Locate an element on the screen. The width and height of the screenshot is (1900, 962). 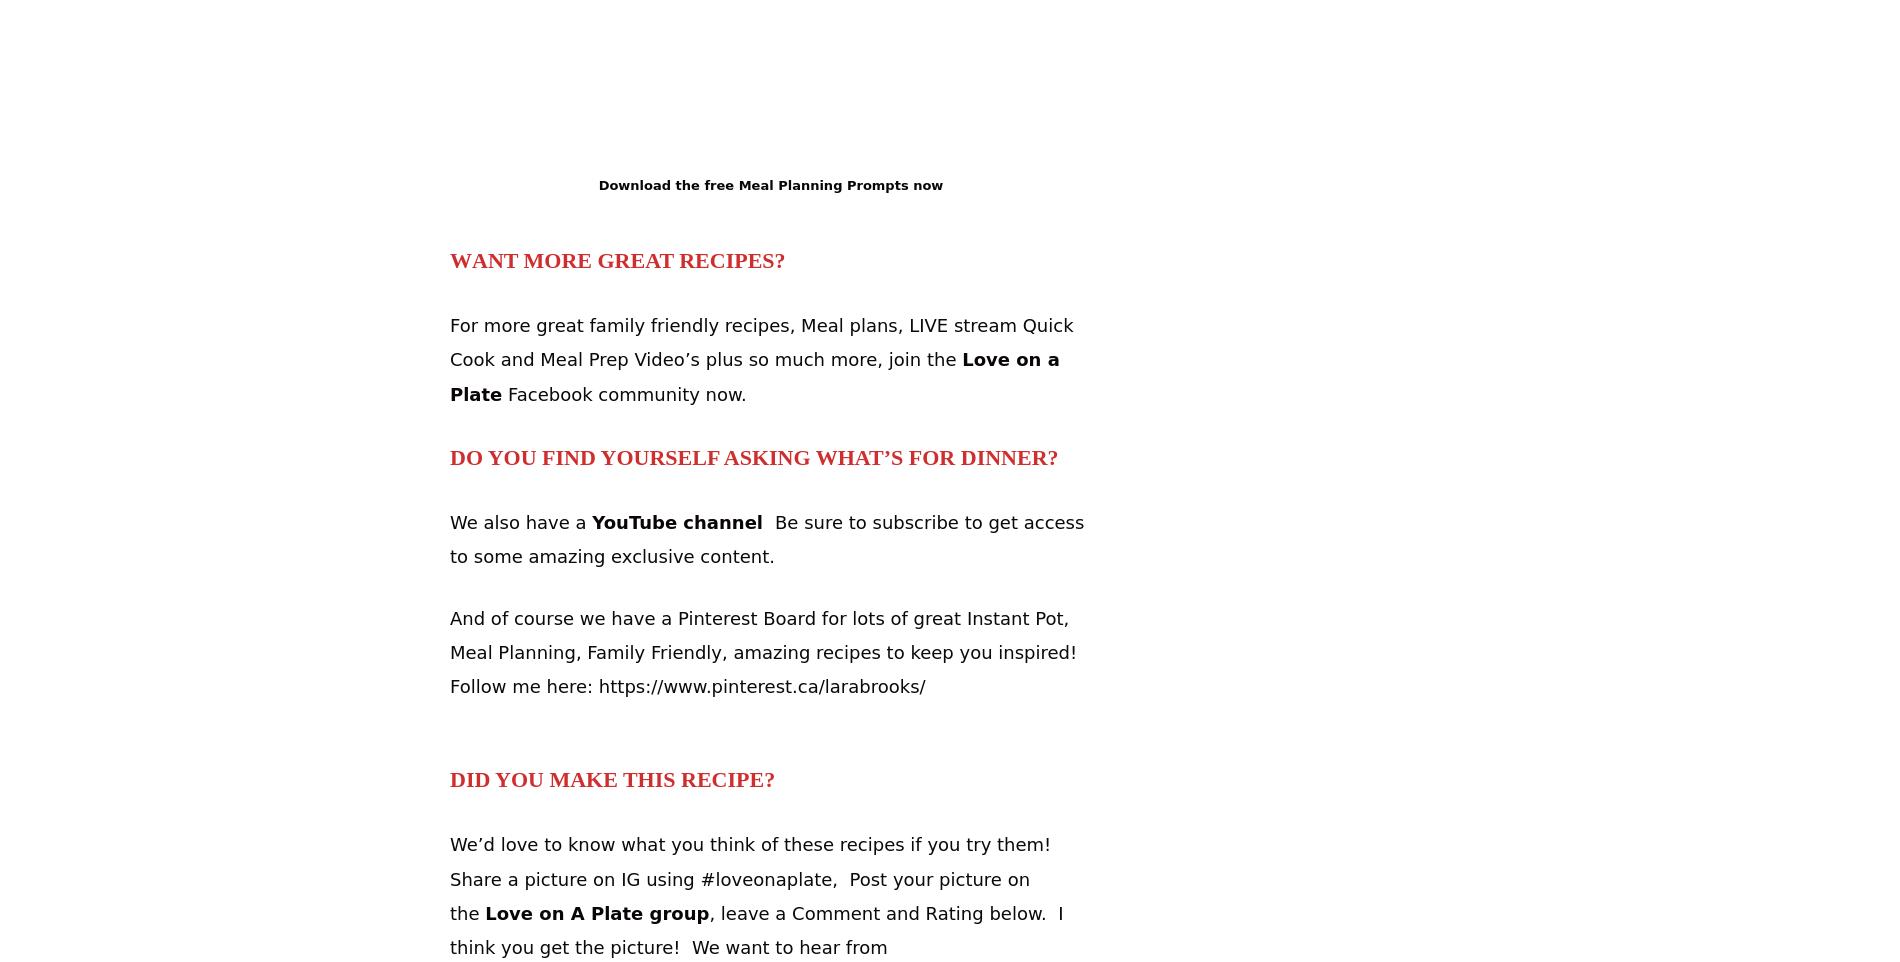
'We’d love to know what you think of these recipes if you try them!  Share a picture on IG using #loveonaplate,  Post your picture on the' is located at coordinates (752, 877).